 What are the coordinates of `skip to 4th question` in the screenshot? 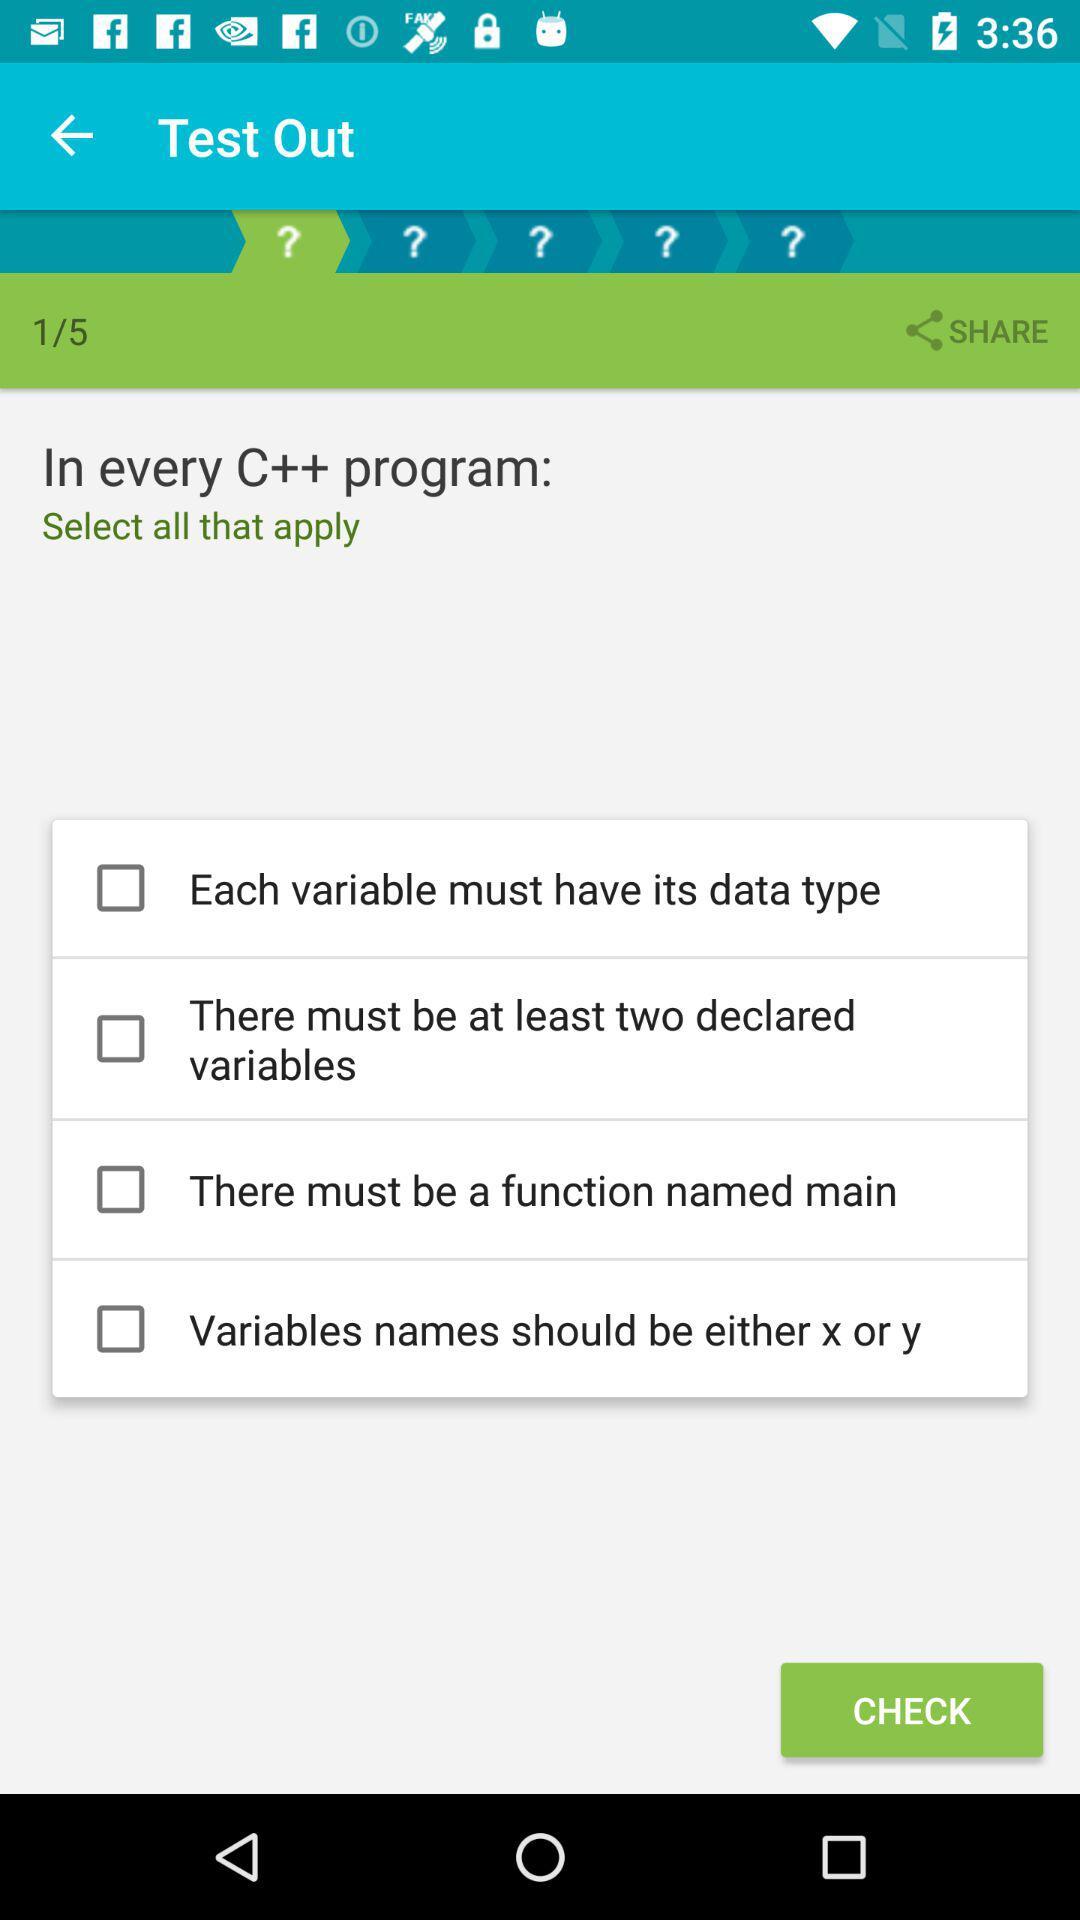 It's located at (666, 240).